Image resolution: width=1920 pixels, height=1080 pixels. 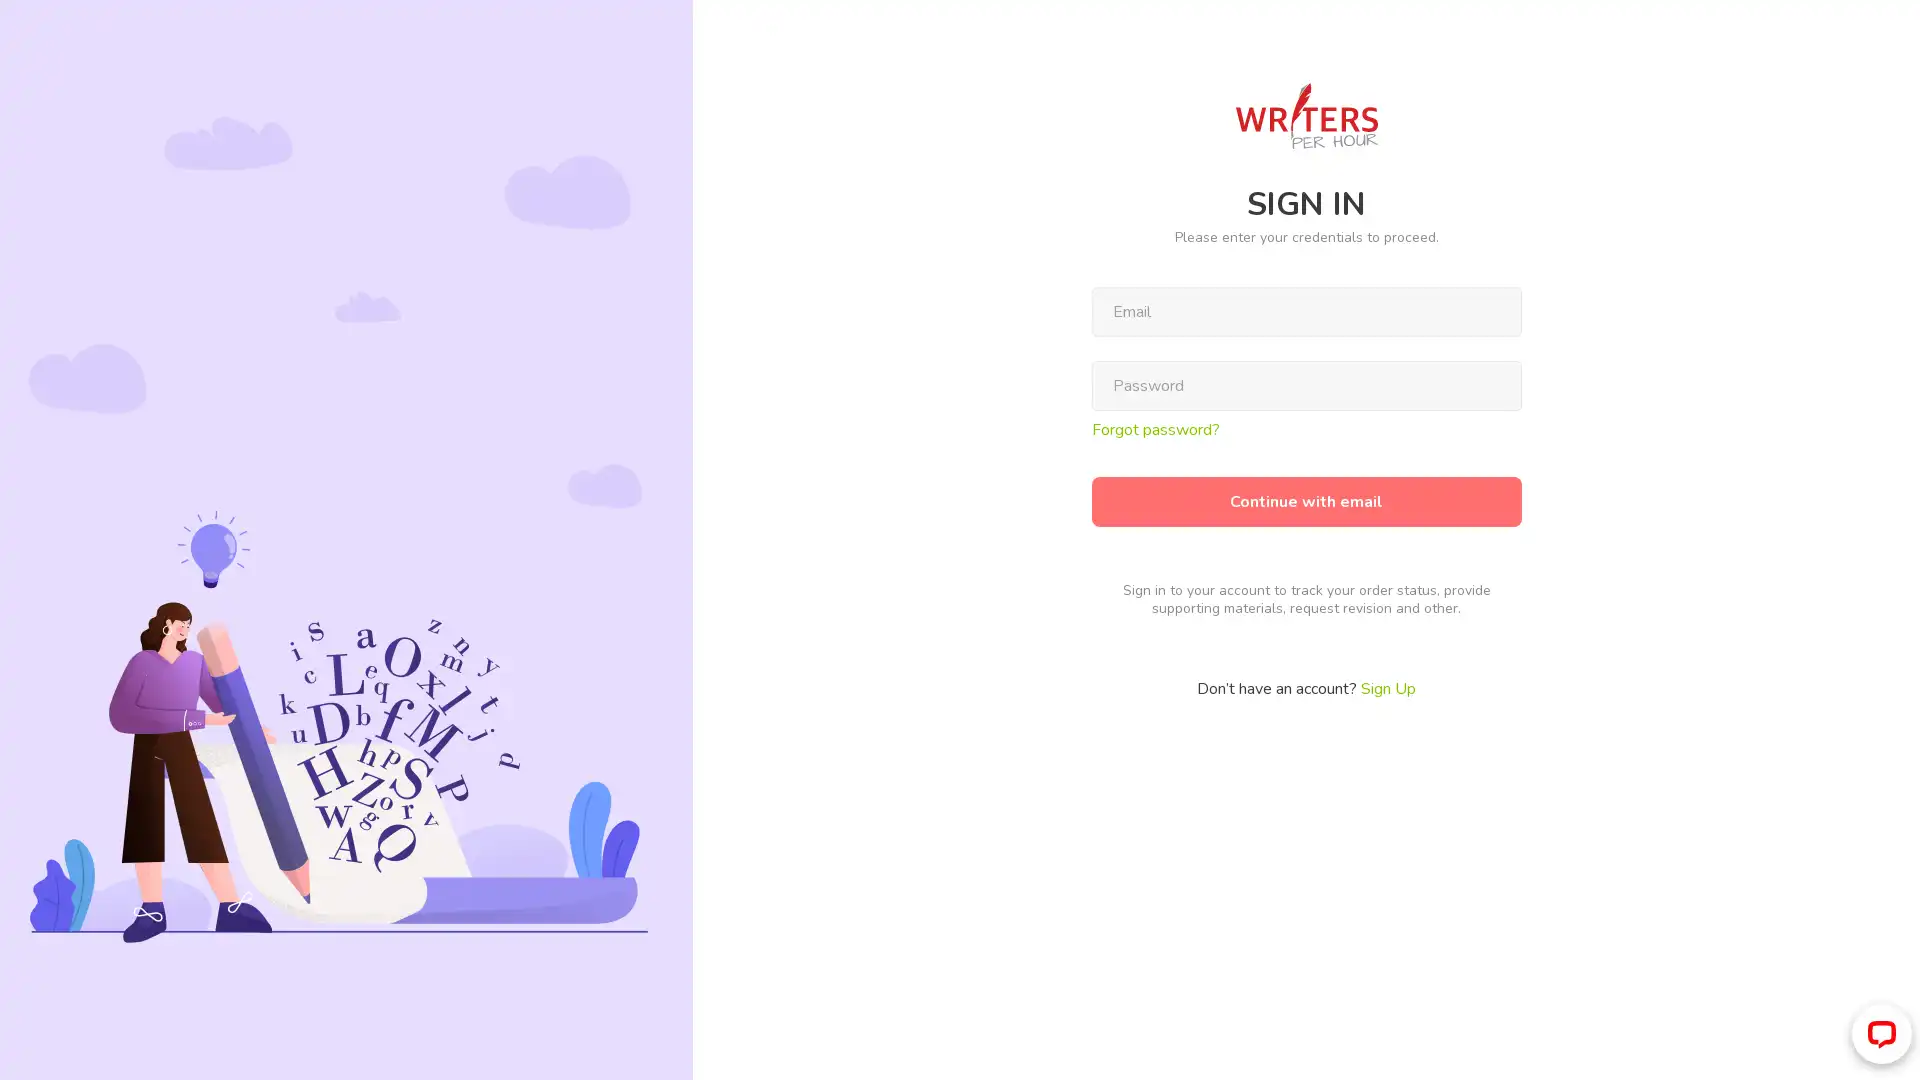 I want to click on Continue with email, so click(x=1305, y=500).